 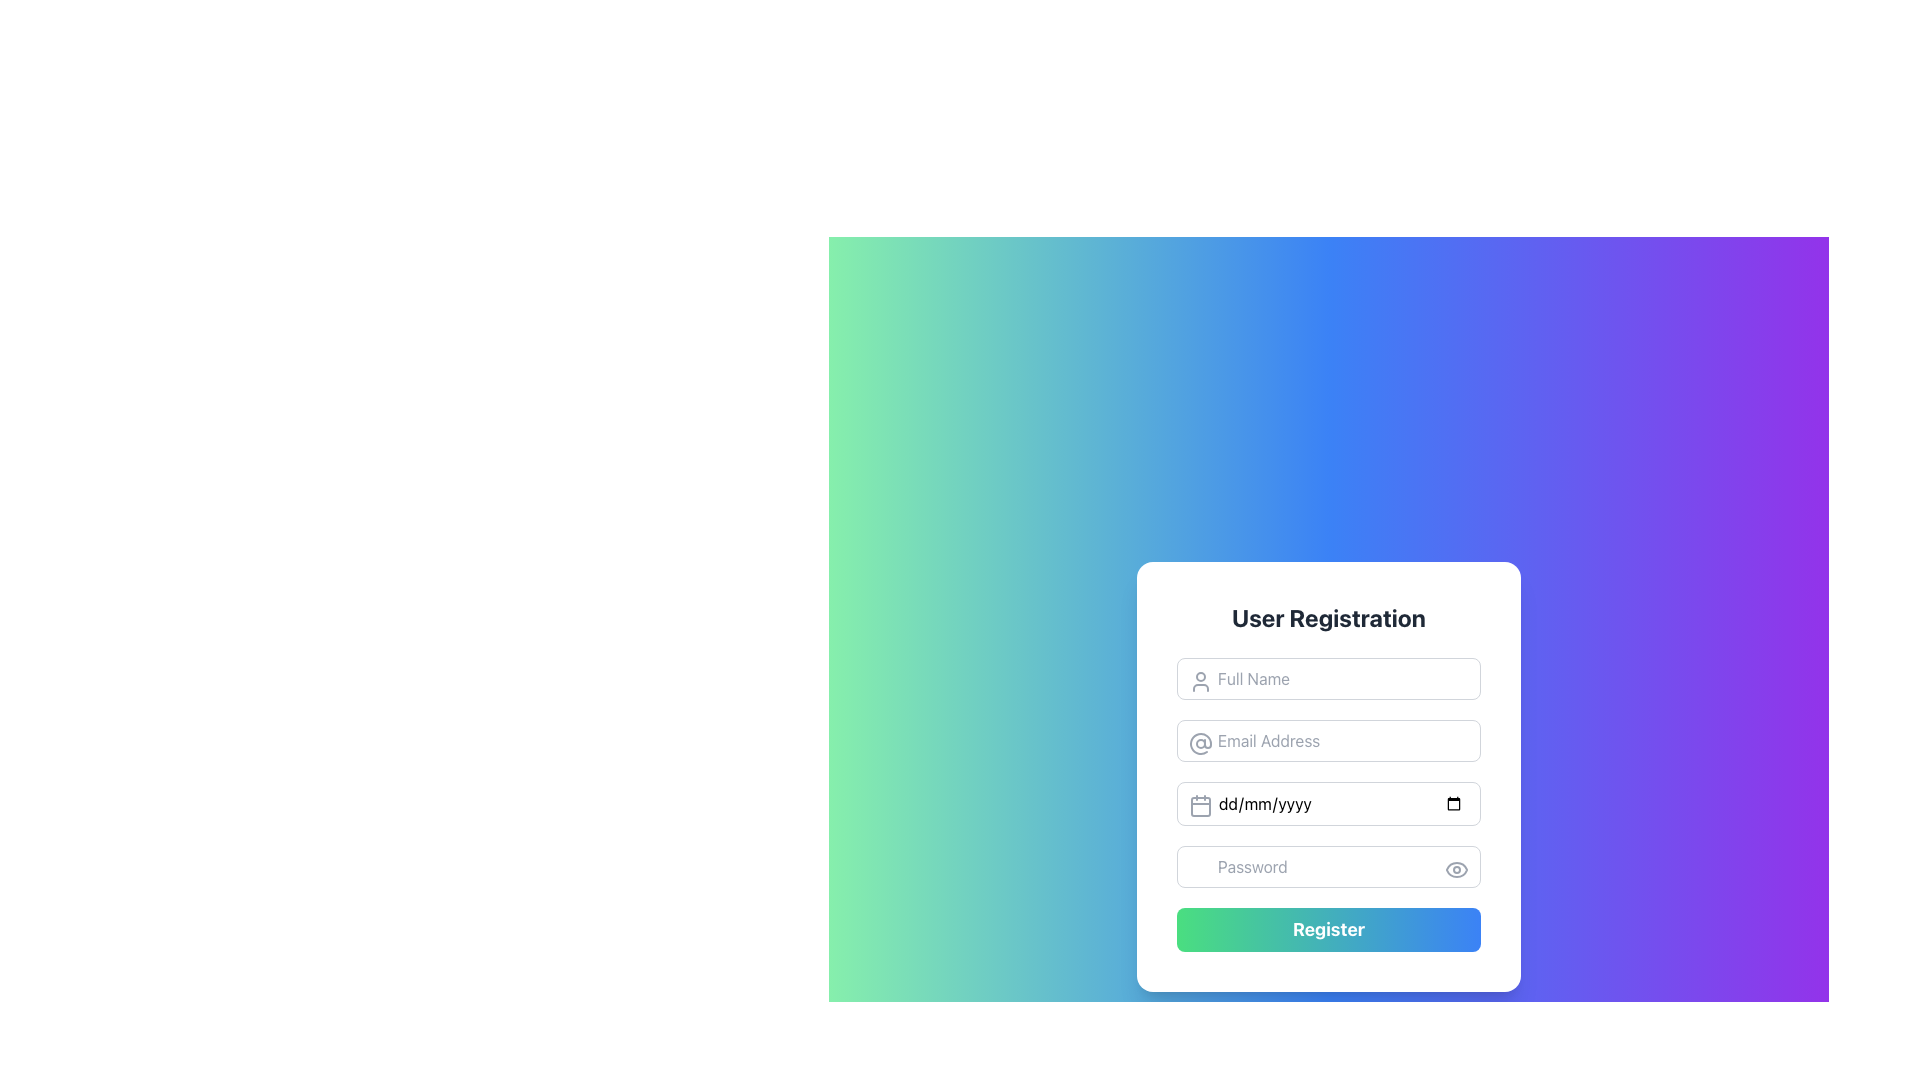 I want to click on the decorative icon indicating the purpose of the 'Full Name' input field in the registration form, so click(x=1200, y=681).